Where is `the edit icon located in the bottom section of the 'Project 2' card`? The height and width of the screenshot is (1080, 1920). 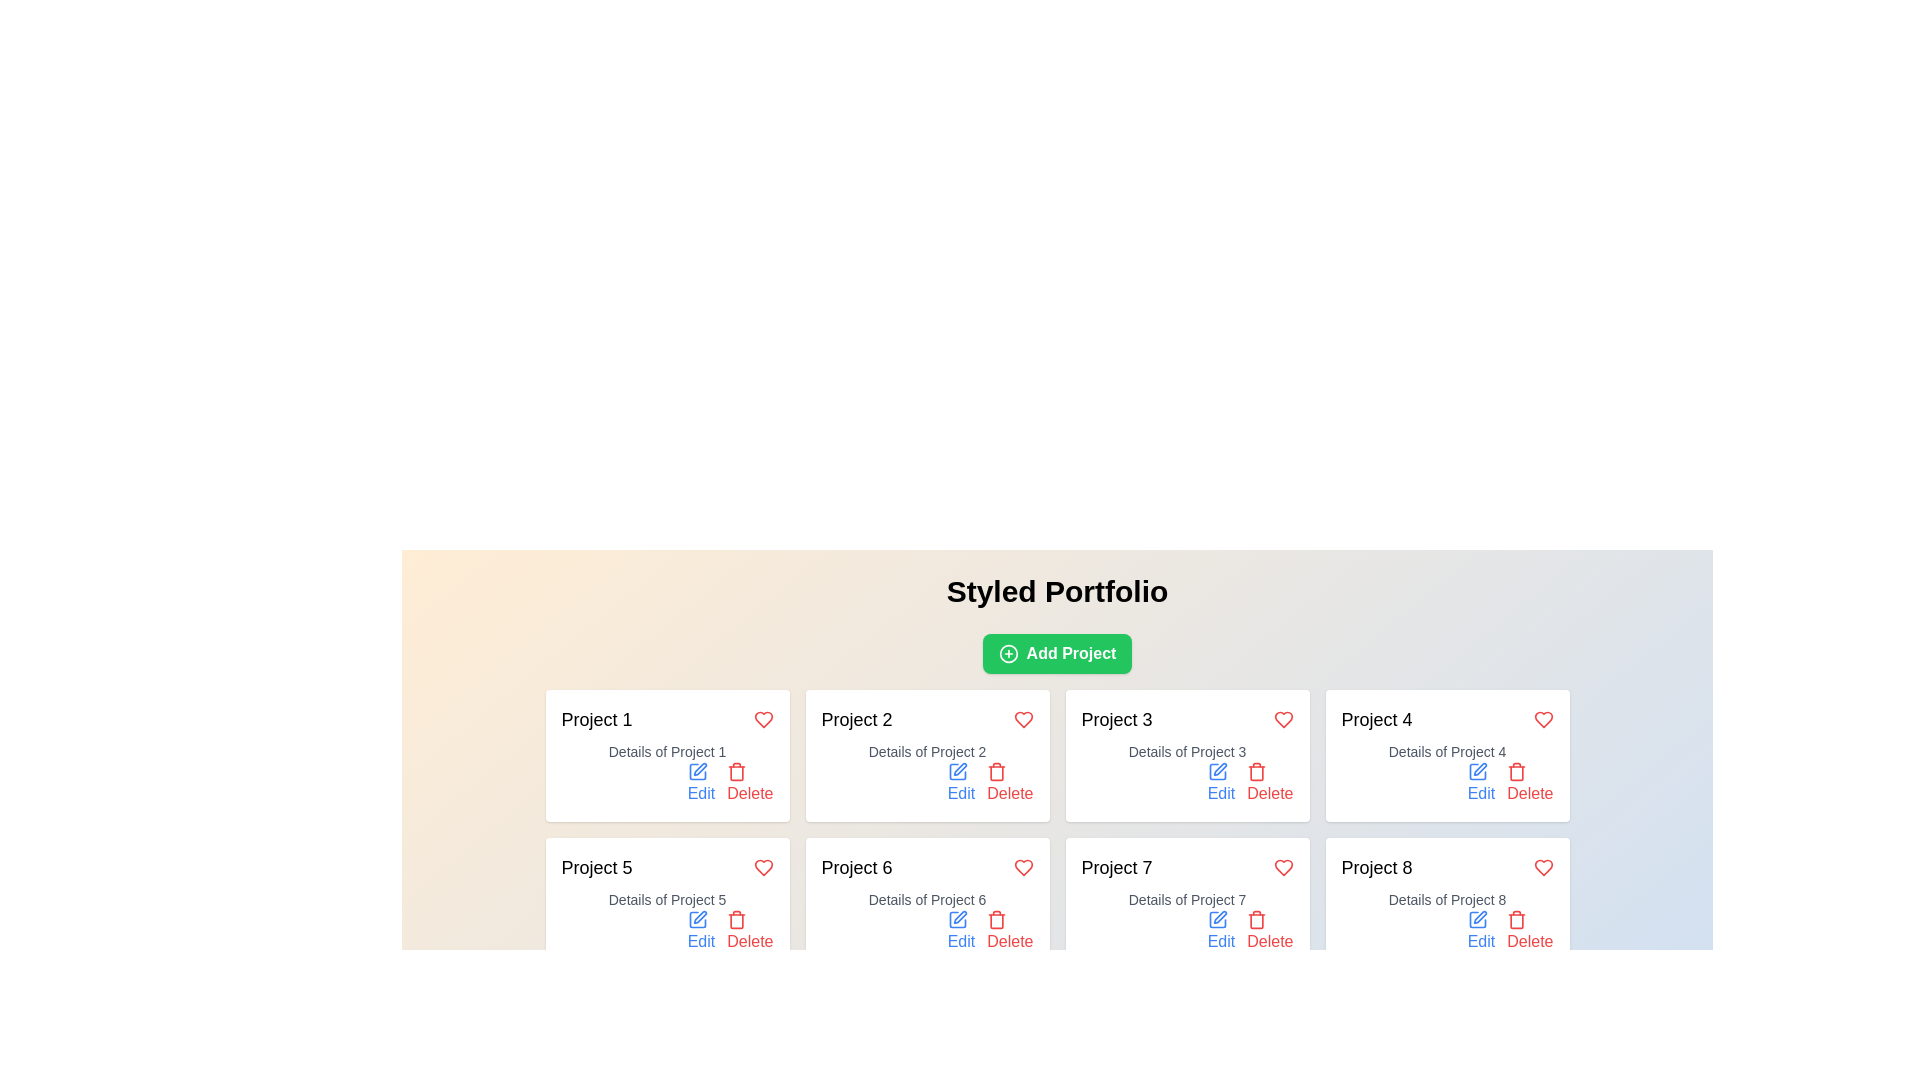 the edit icon located in the bottom section of the 'Project 2' card is located at coordinates (960, 768).